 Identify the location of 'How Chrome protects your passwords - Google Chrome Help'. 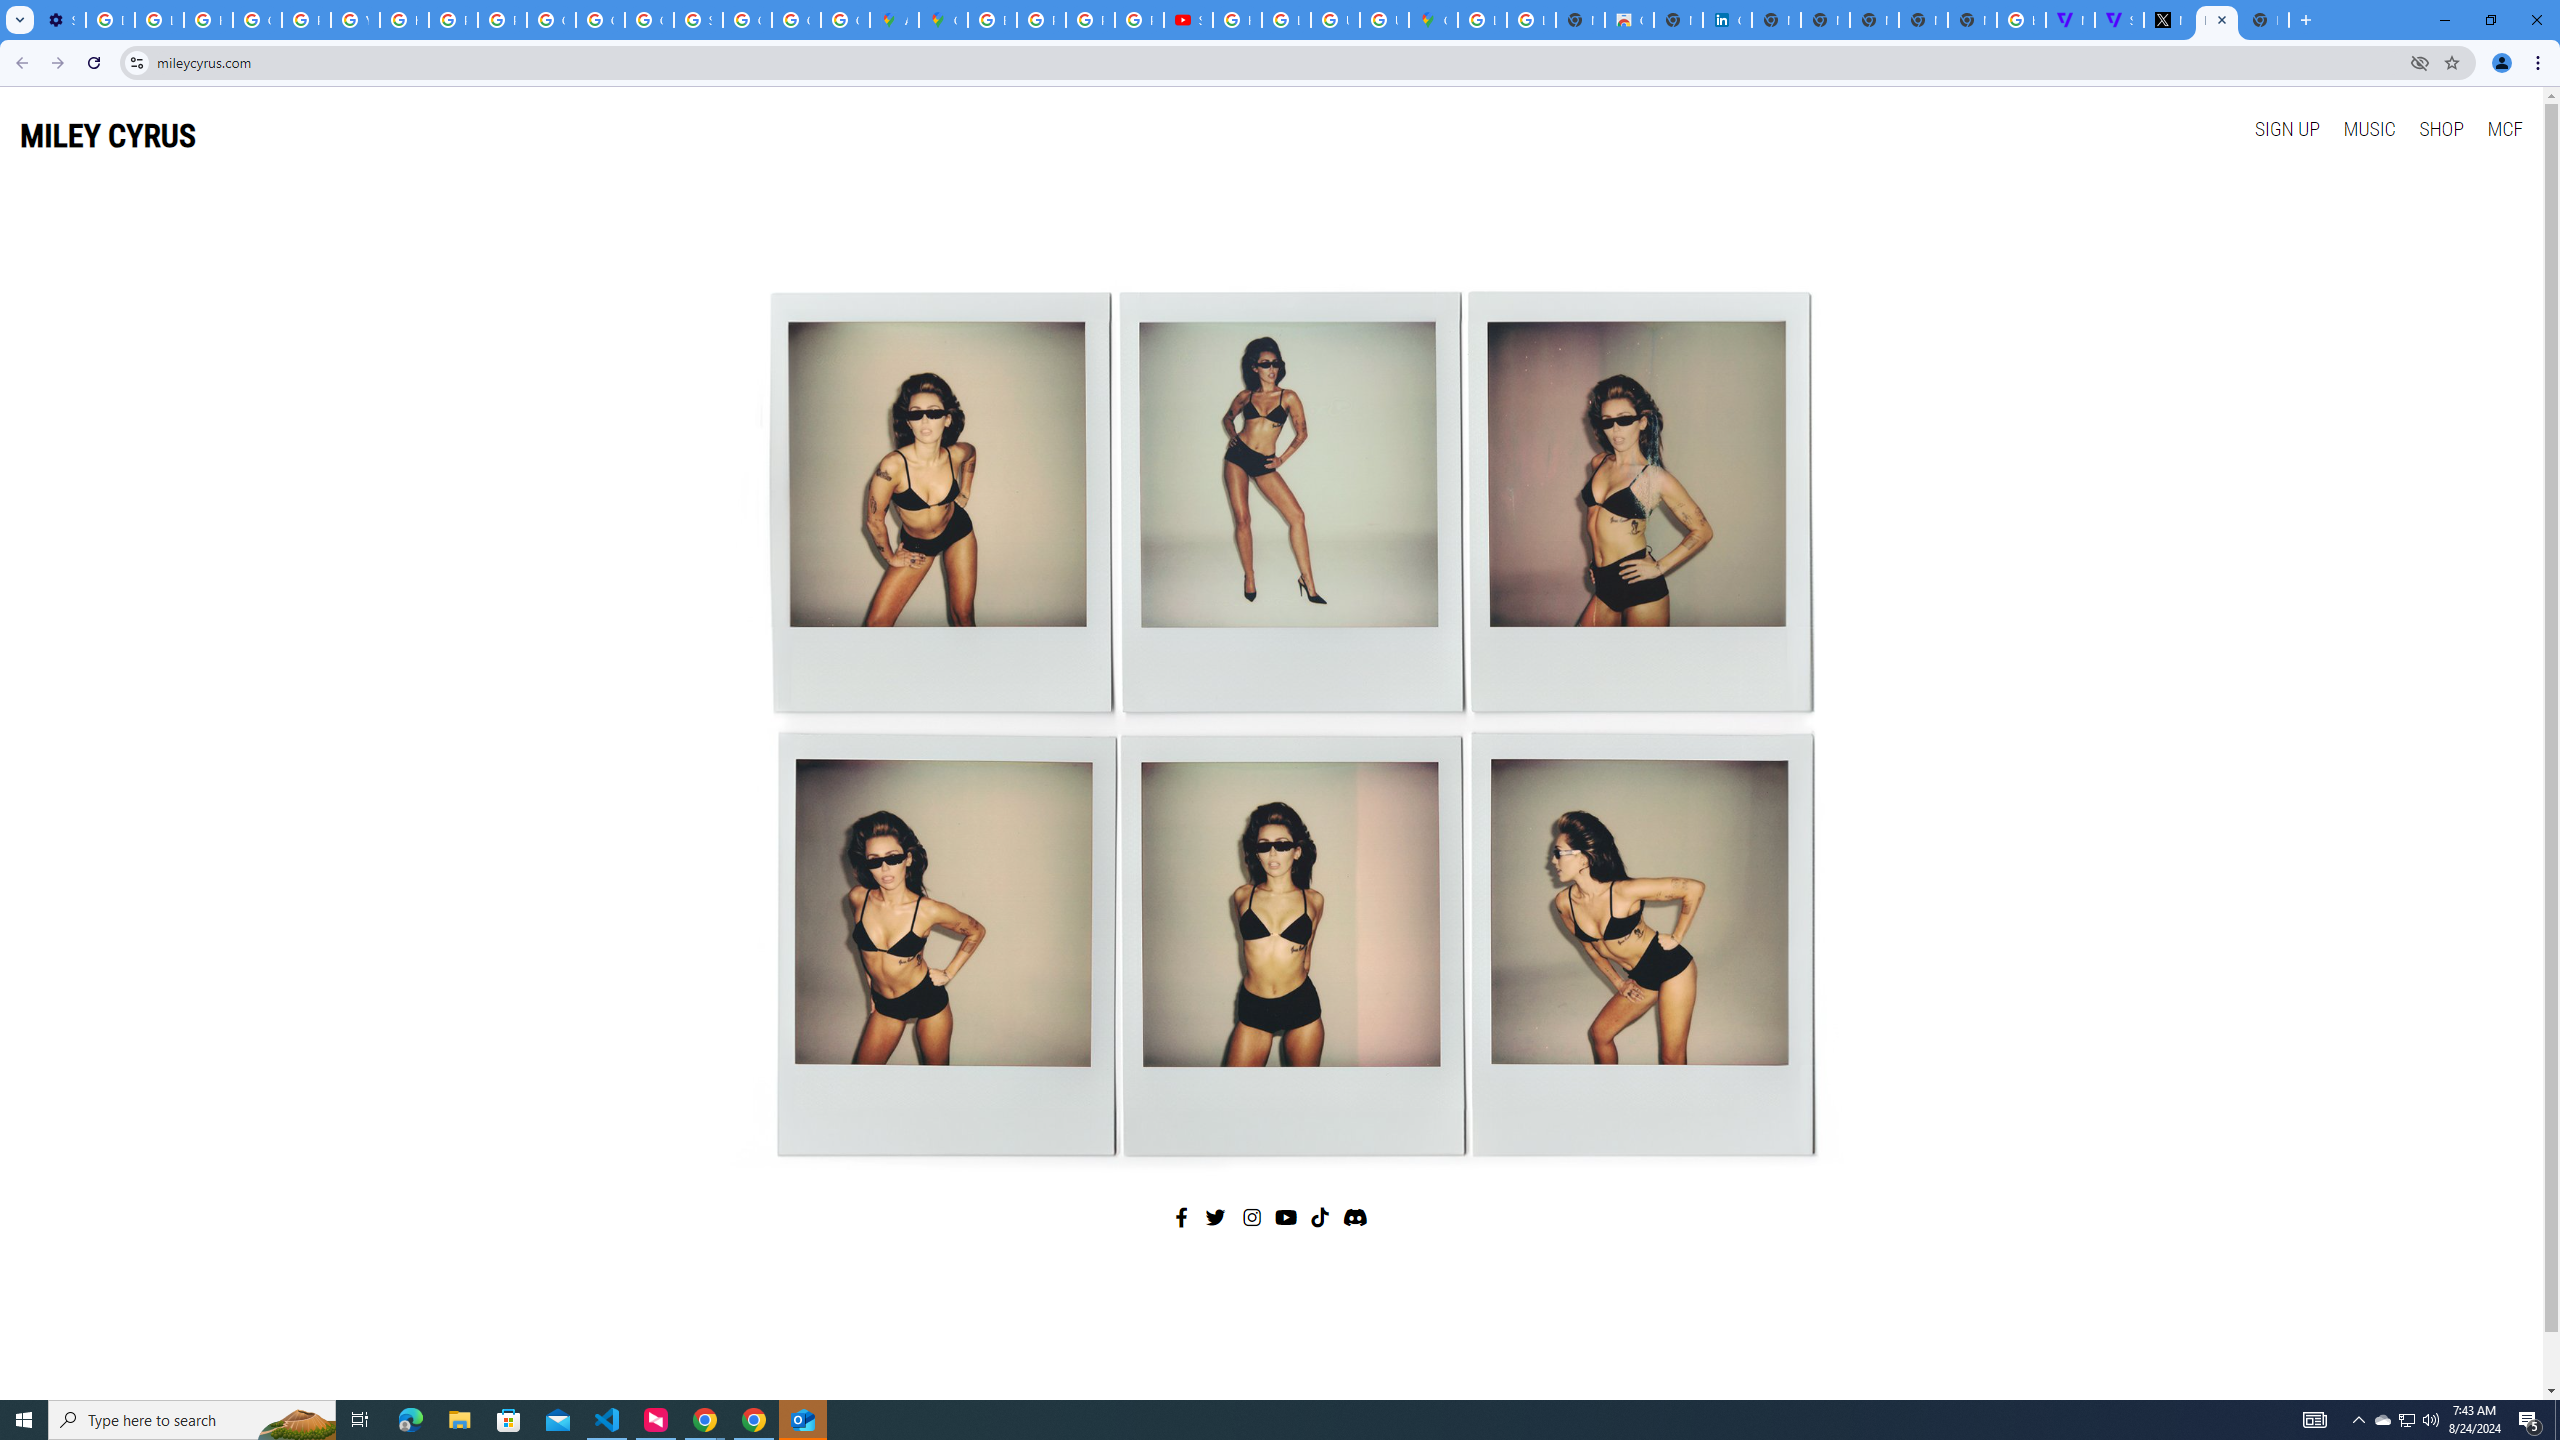
(1235, 19).